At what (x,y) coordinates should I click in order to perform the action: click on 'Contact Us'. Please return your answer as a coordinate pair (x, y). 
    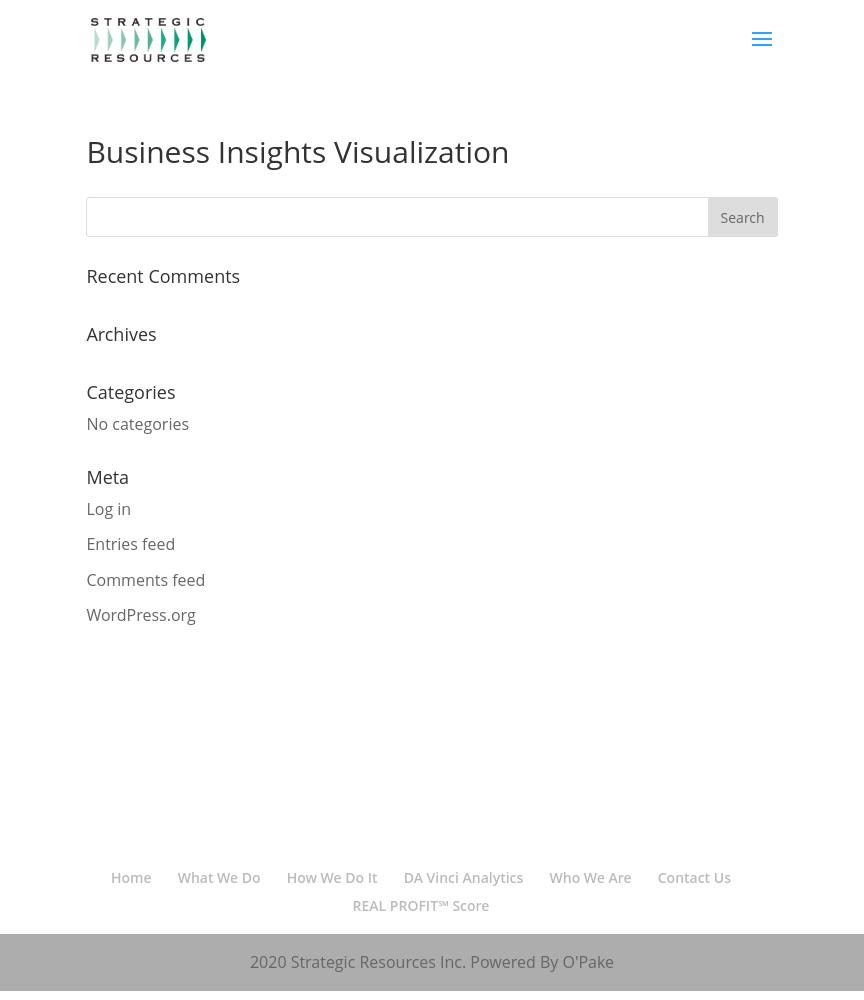
    Looking at the image, I should click on (693, 877).